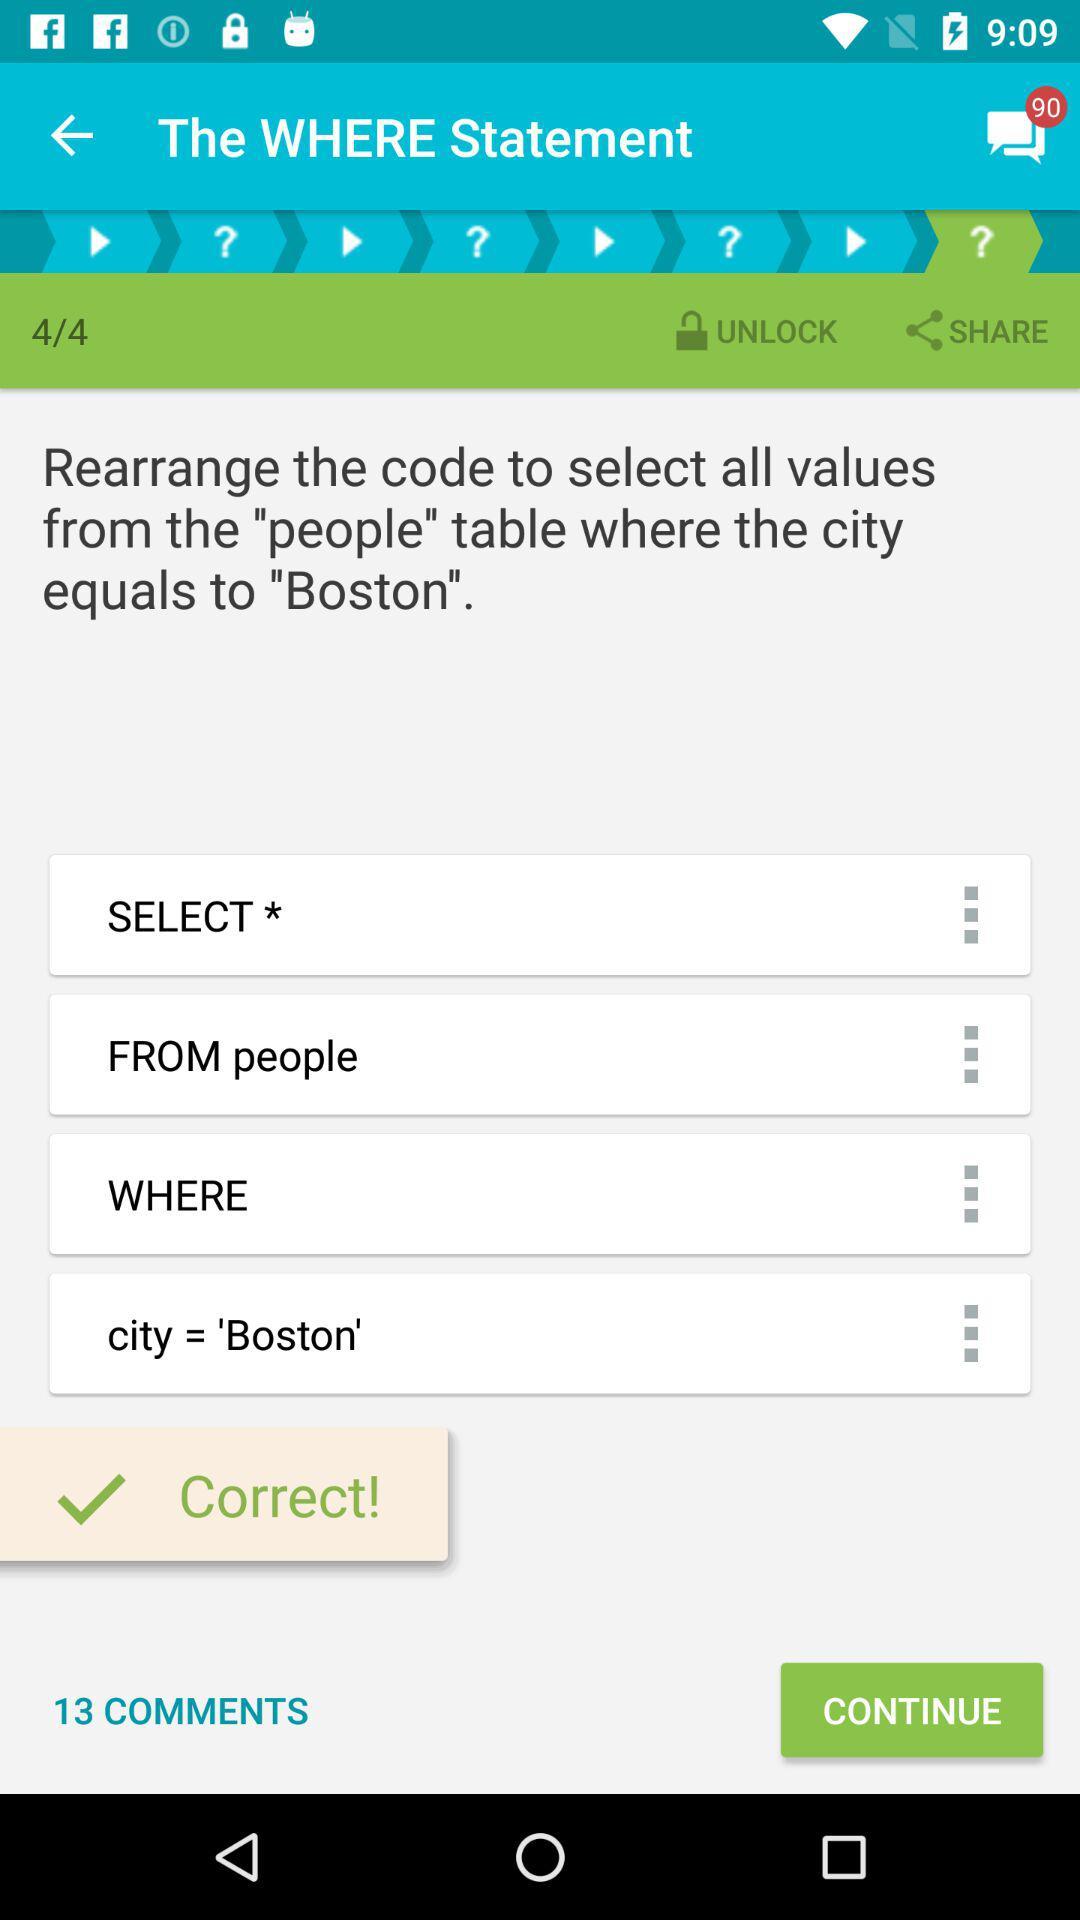  Describe the element at coordinates (350, 240) in the screenshot. I see `the play icon` at that location.